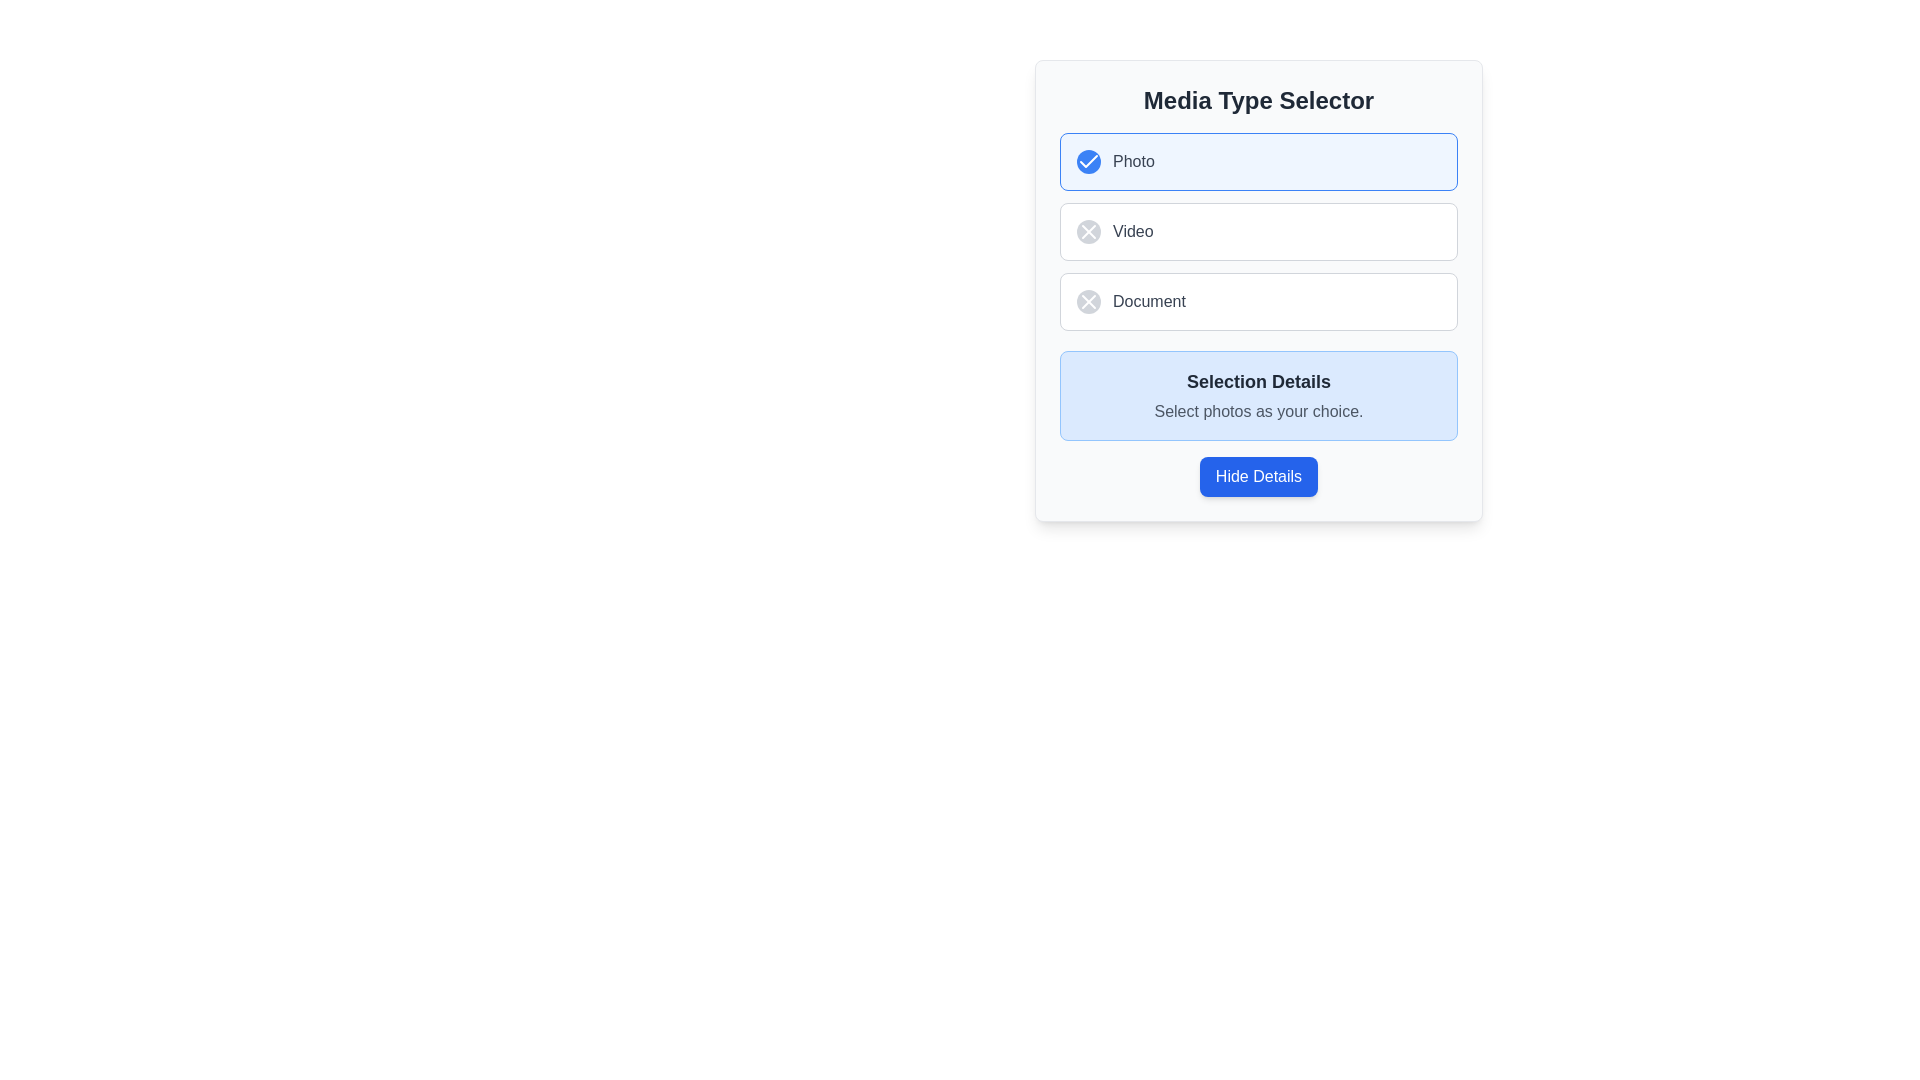  What do you see at coordinates (1257, 230) in the screenshot?
I see `the second radio button labeled 'Video' in the 'Media Type Selector' group` at bounding box center [1257, 230].